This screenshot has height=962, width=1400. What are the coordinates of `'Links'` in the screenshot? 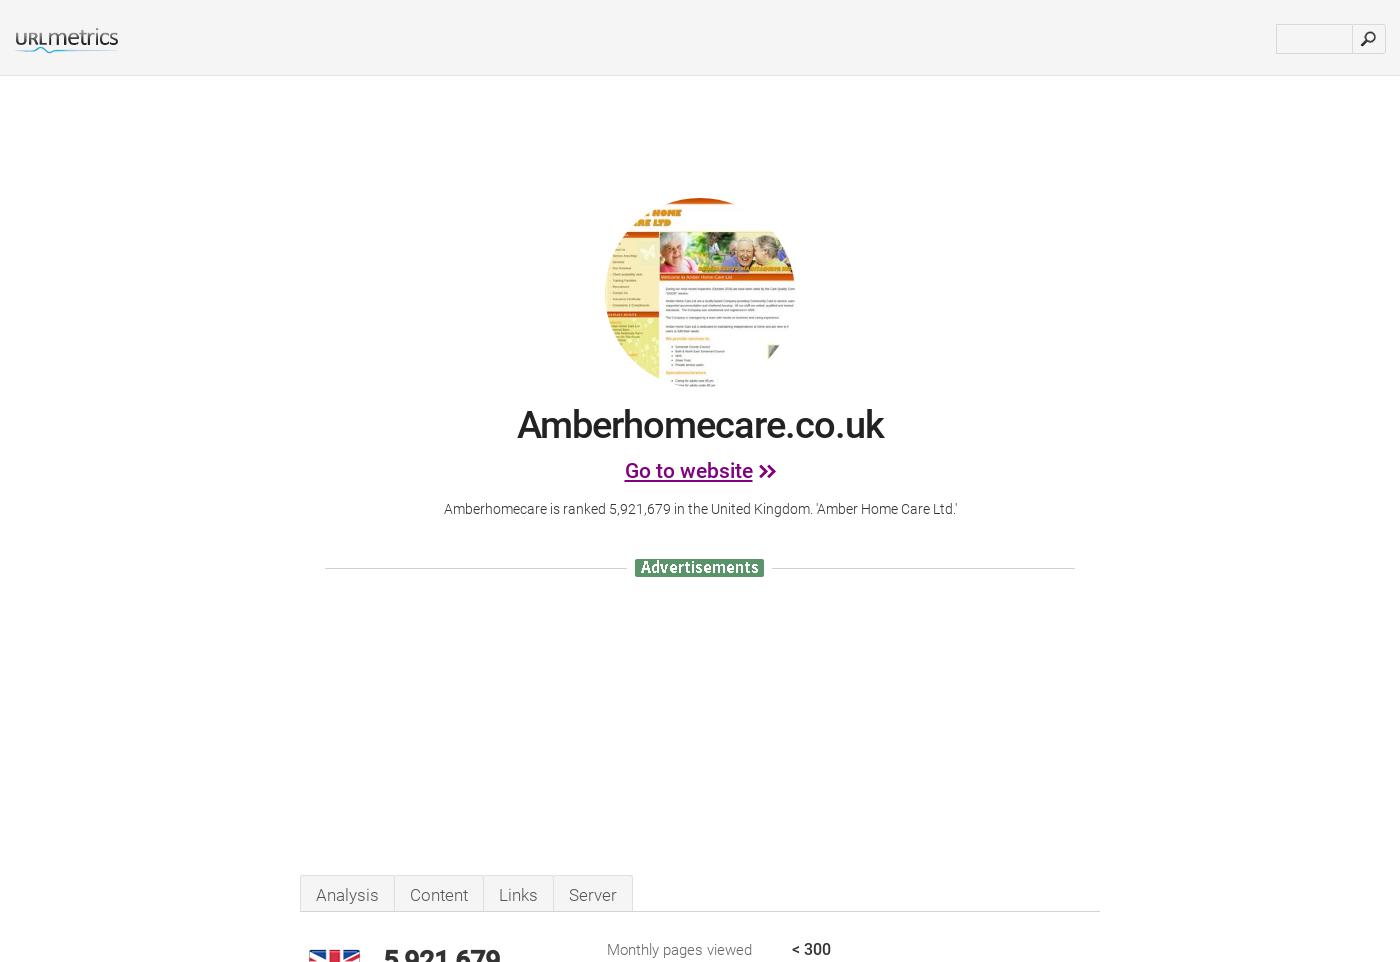 It's located at (498, 894).